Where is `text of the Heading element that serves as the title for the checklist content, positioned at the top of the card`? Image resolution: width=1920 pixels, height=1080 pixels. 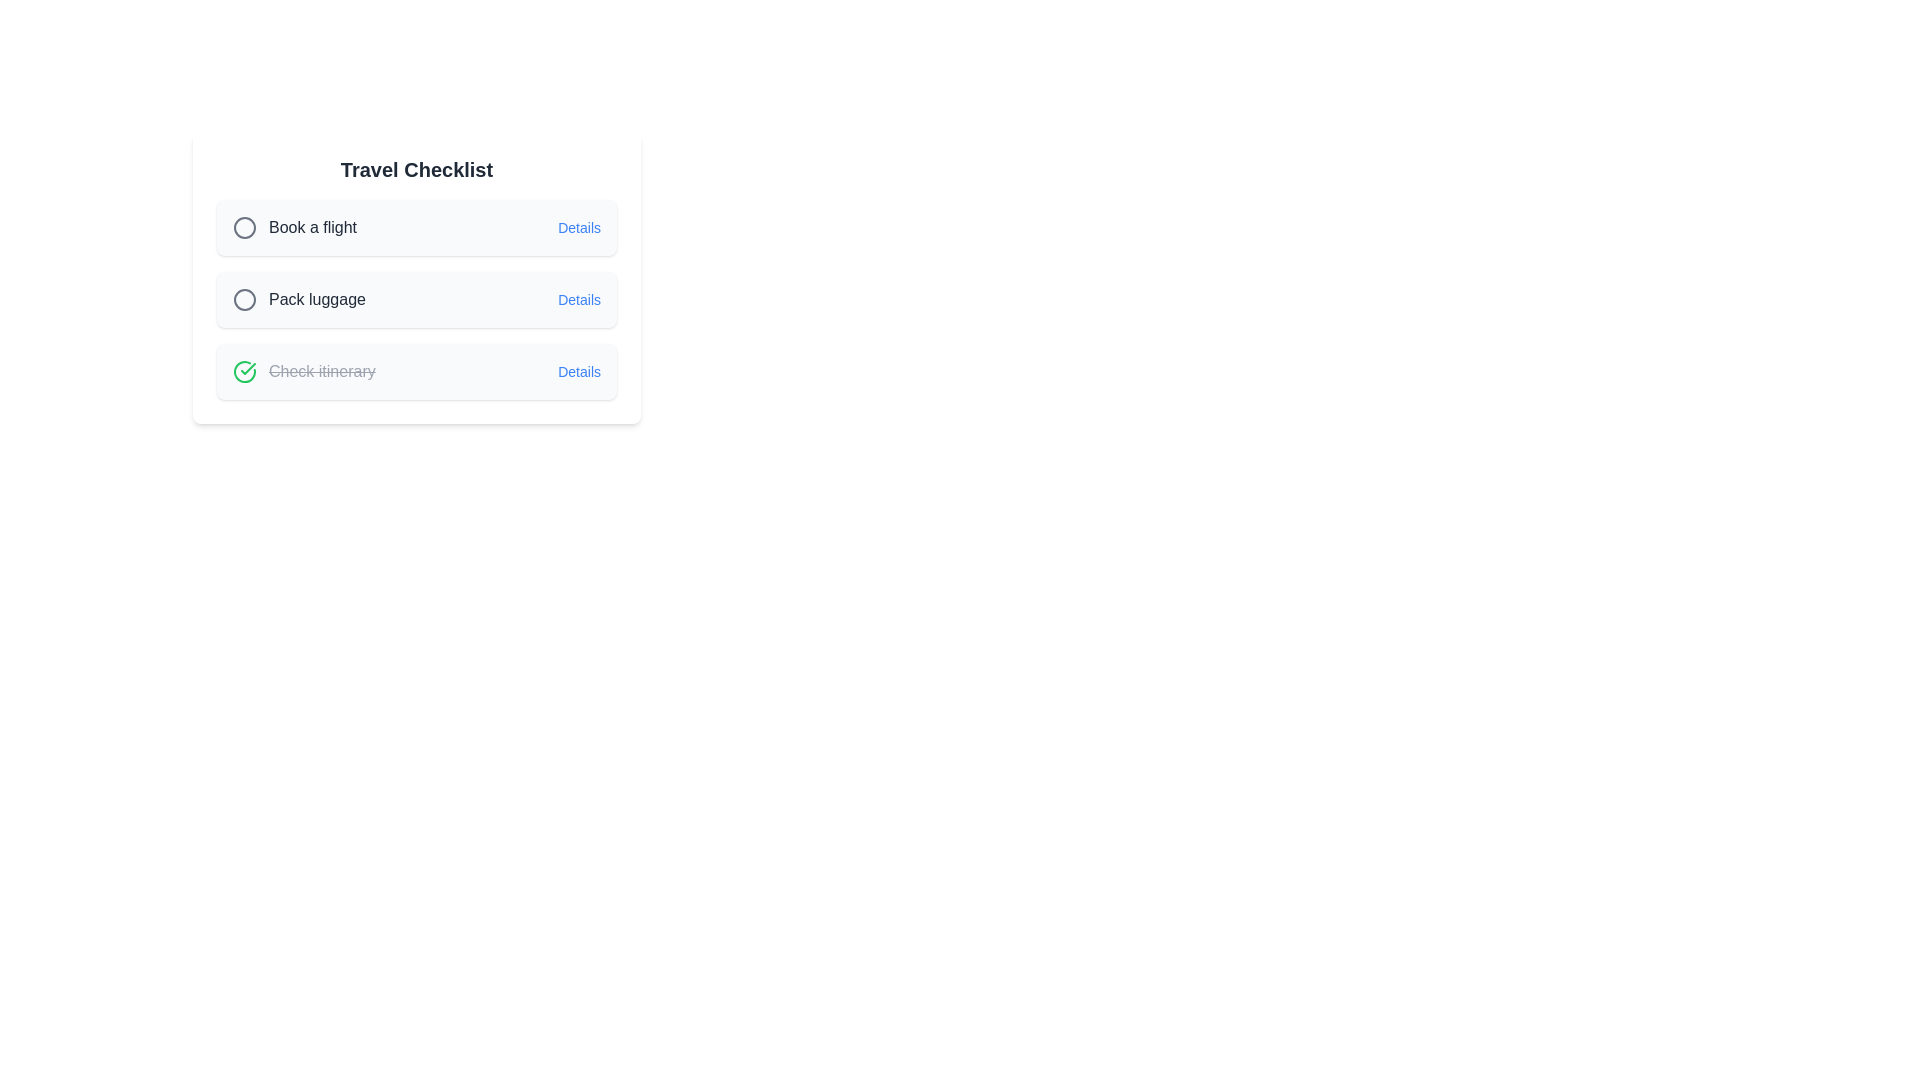 text of the Heading element that serves as the title for the checklist content, positioned at the top of the card is located at coordinates (416, 168).